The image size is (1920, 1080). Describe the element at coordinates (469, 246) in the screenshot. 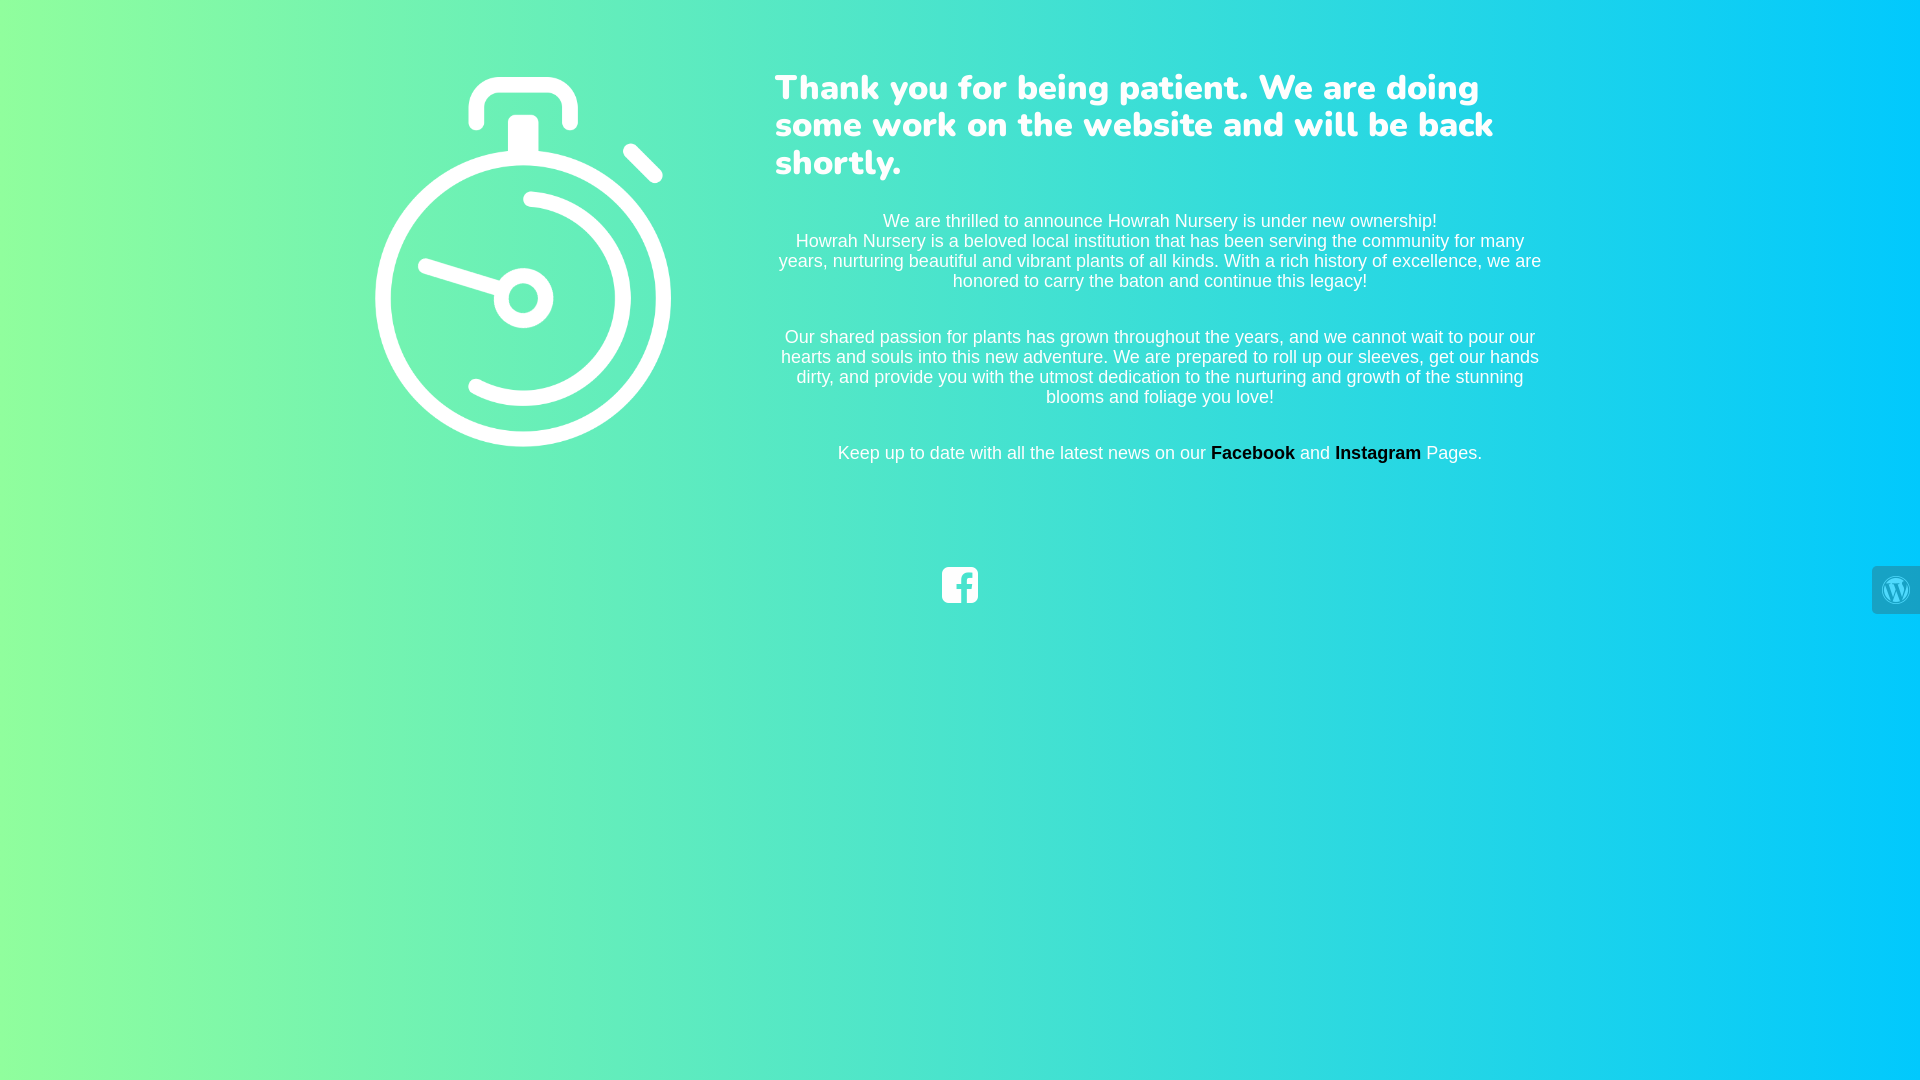

I see `'Tick tock, tick tock, ...'` at that location.